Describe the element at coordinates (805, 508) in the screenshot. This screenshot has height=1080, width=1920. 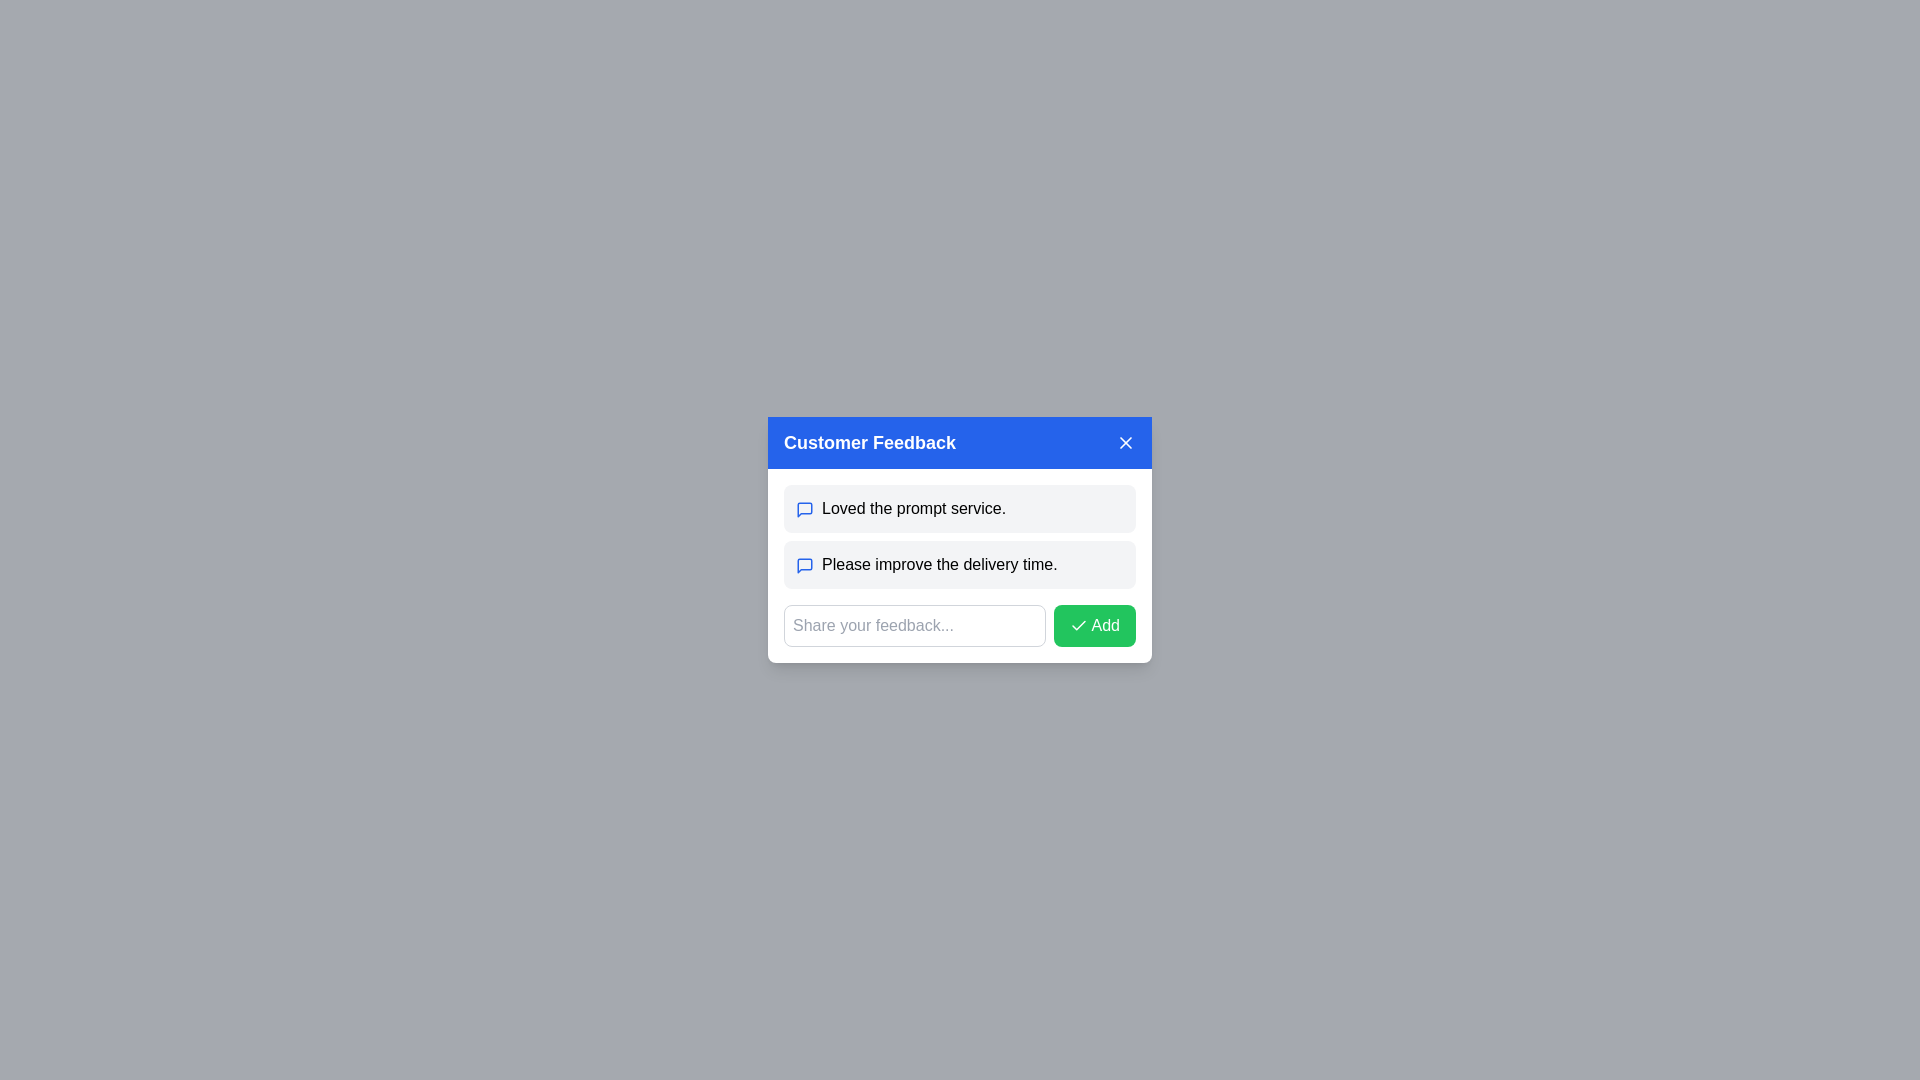
I see `the Icon representing user comments or feedback, which is the leftmost element in the first feedback row of the 'Customer Feedback' dialogue box, as a static decorative graphic` at that location.